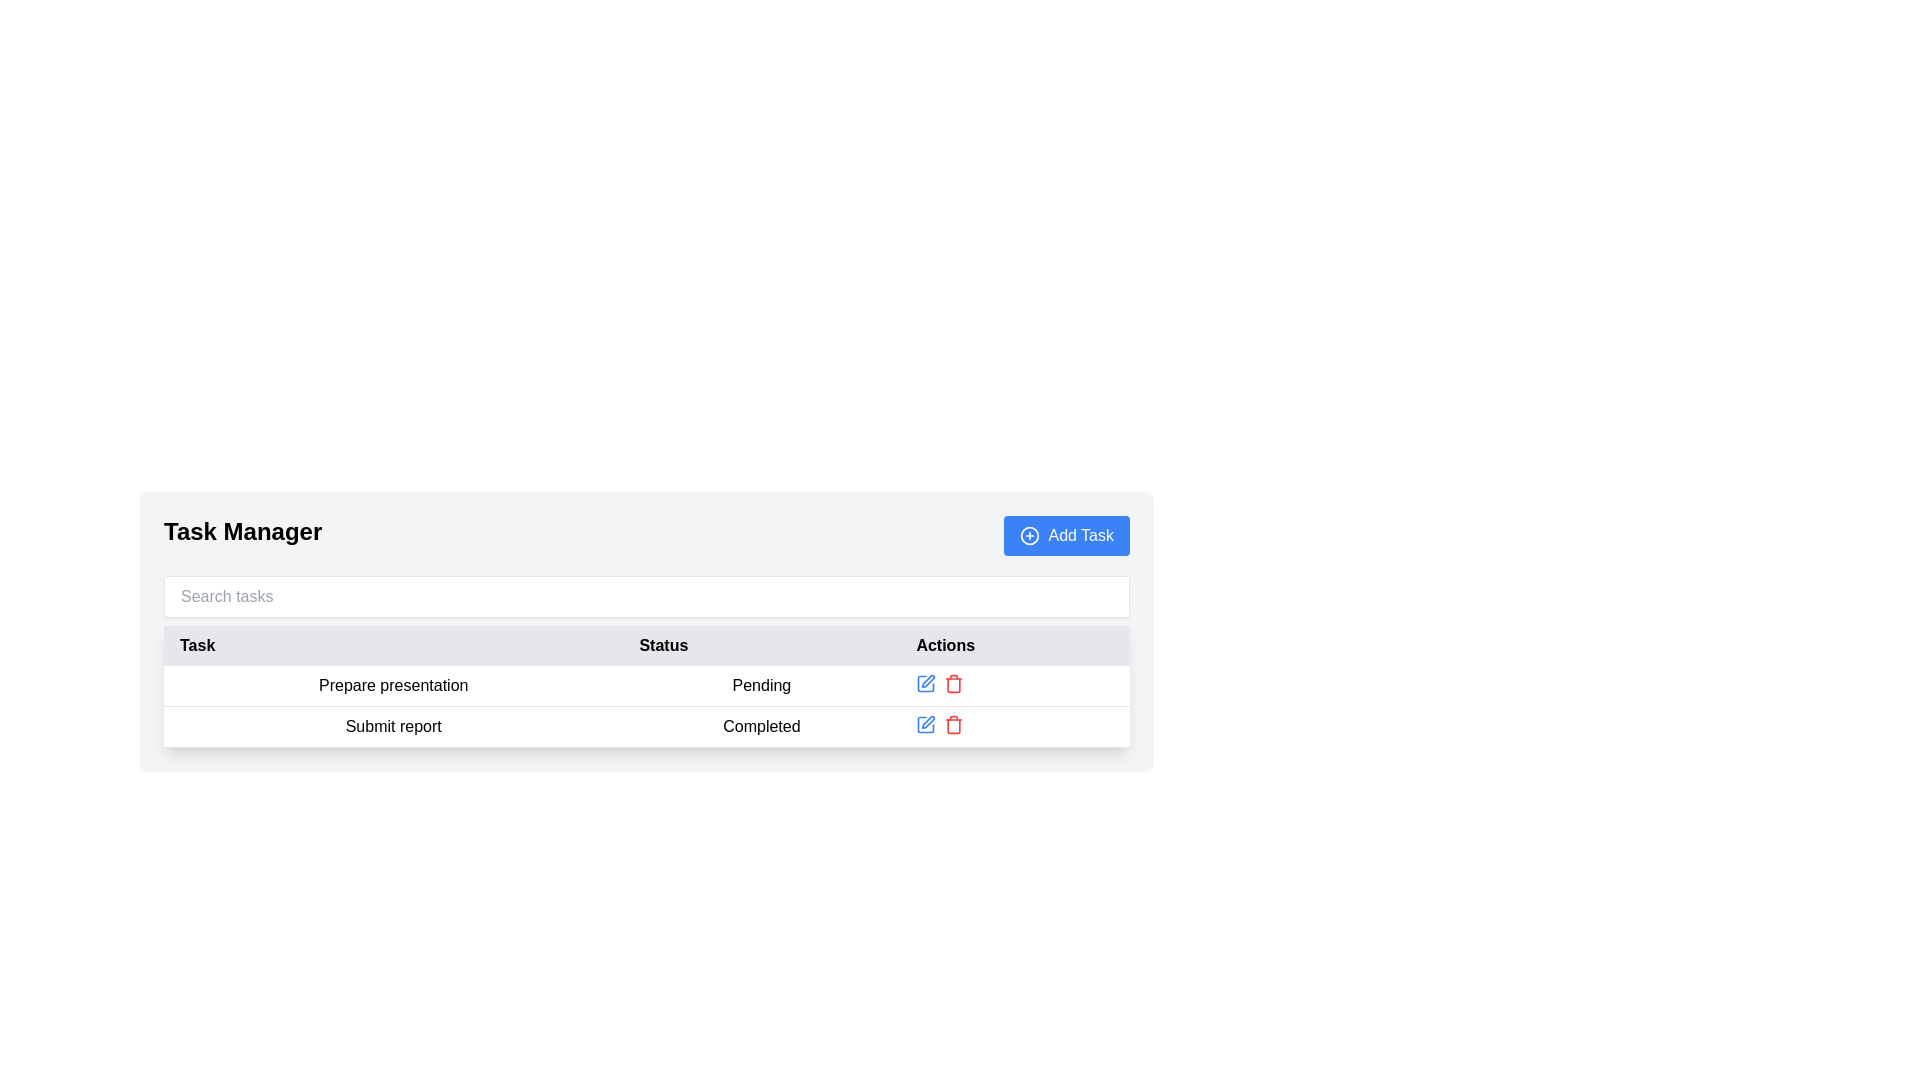 This screenshot has height=1080, width=1920. Describe the element at coordinates (927, 722) in the screenshot. I see `the icon button resembling a pen or pencil to the right of 'Completed' in the Actions column to initiate edit mode` at that location.